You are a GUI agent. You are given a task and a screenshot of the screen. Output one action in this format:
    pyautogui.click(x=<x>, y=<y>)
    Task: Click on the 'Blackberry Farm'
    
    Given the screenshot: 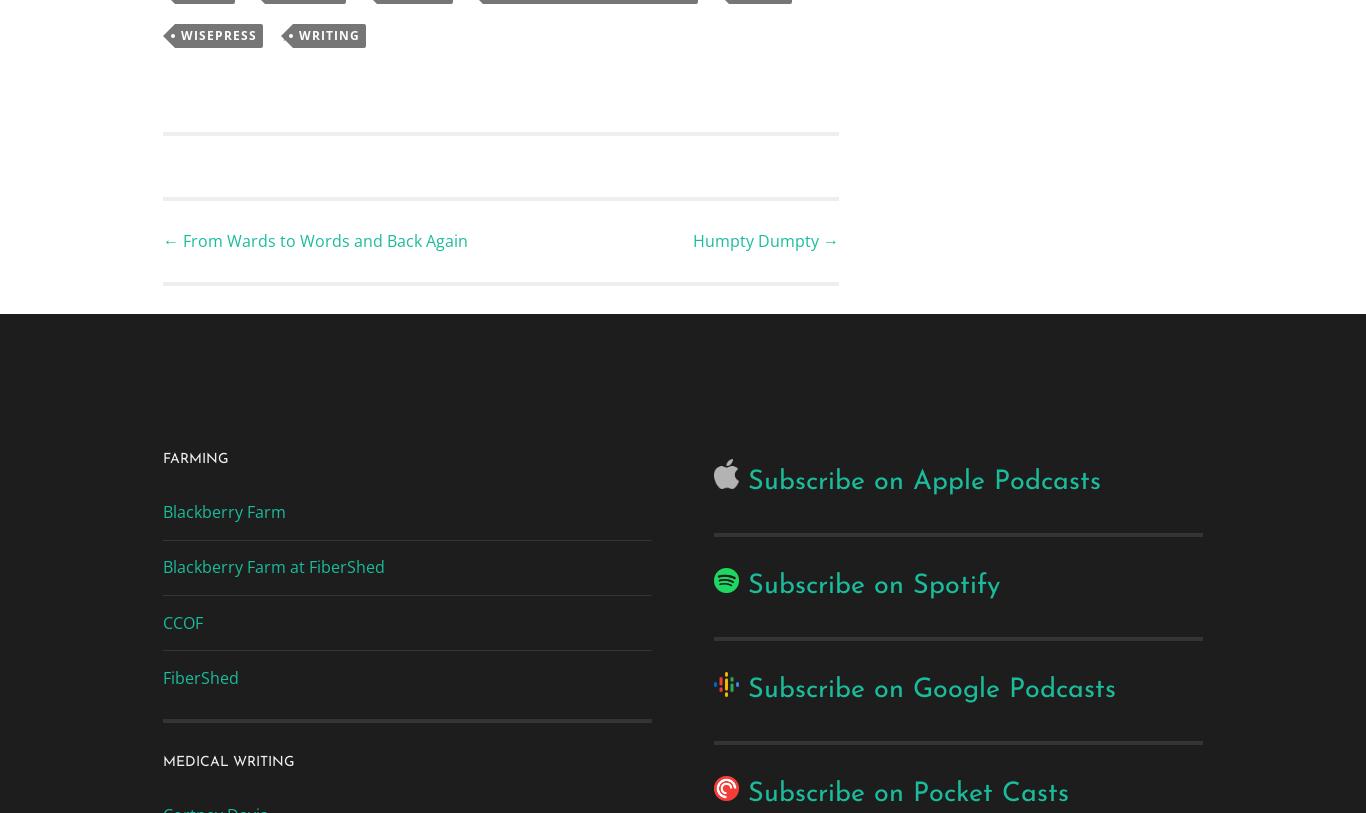 What is the action you would take?
    pyautogui.click(x=223, y=510)
    